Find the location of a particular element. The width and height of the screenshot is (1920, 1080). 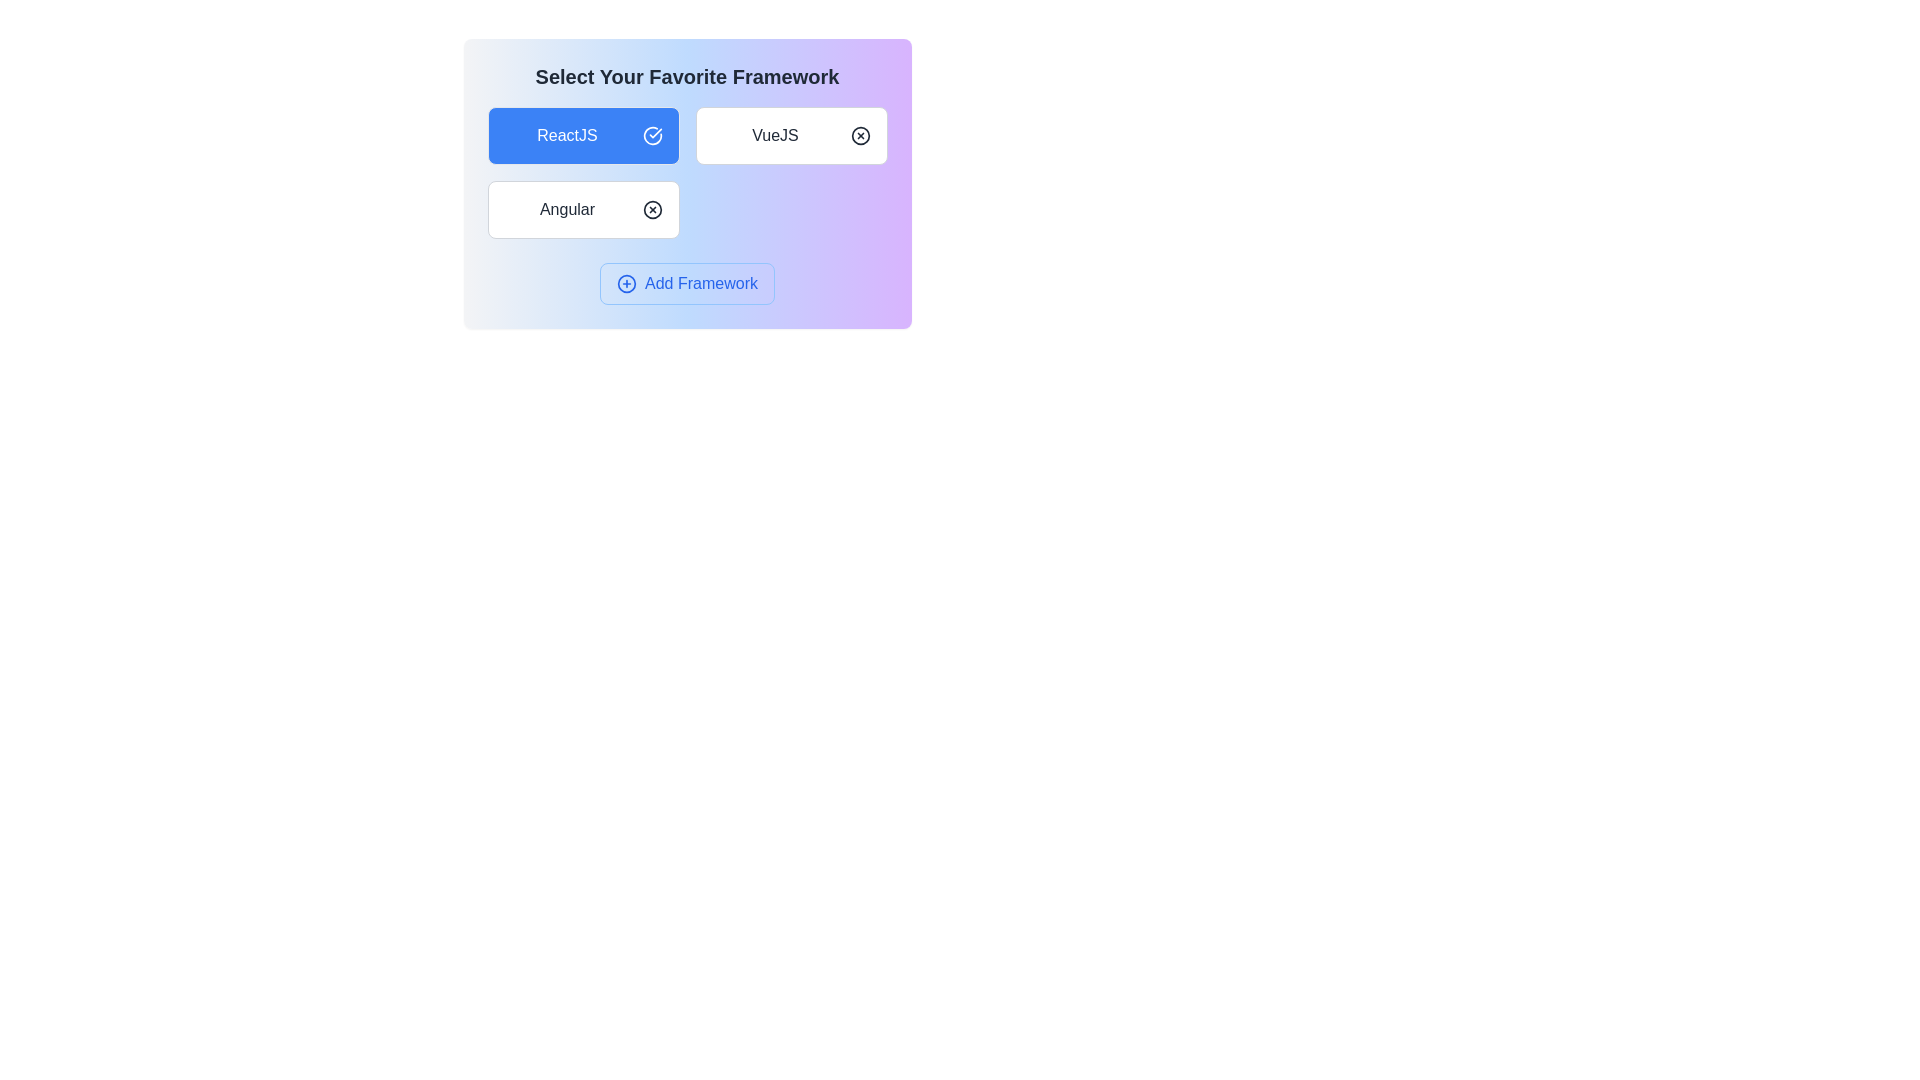

the 'Add Framework' button to add a new framework chip is located at coordinates (687, 284).